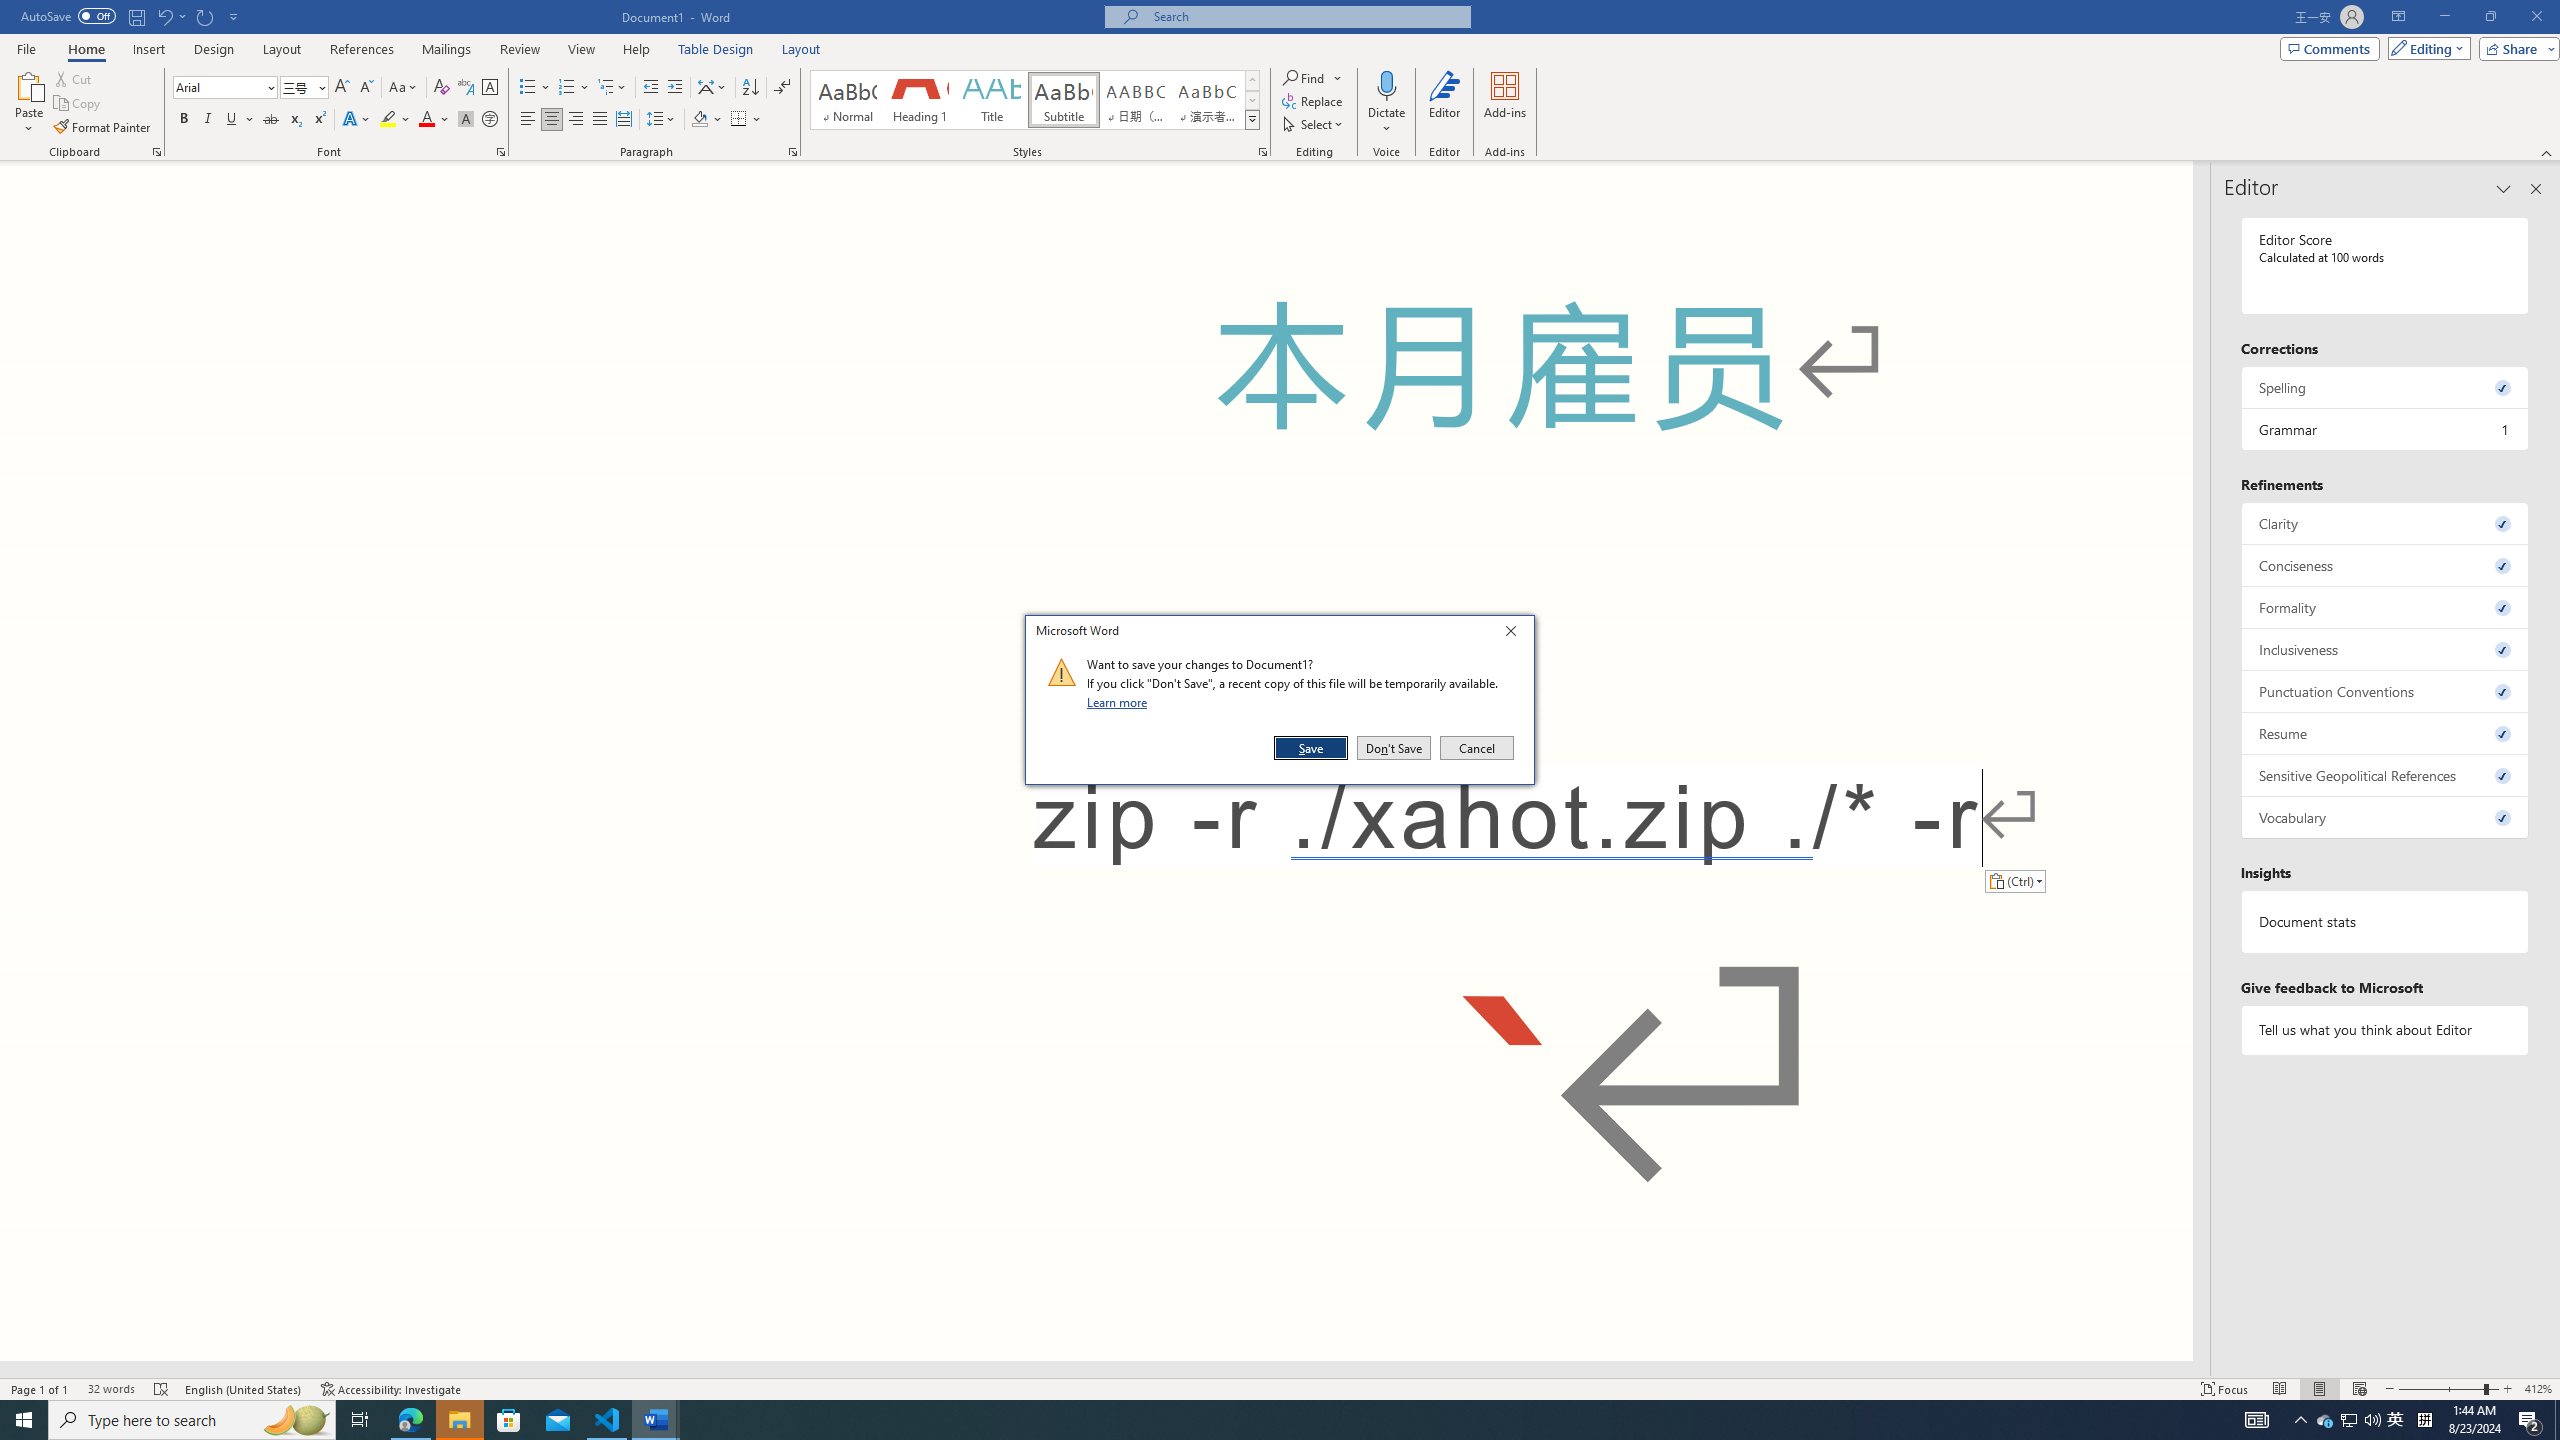 This screenshot has height=1440, width=2560. What do you see at coordinates (2384, 522) in the screenshot?
I see `'Clarity, 0 issues. Press space or enter to review items.'` at bounding box center [2384, 522].